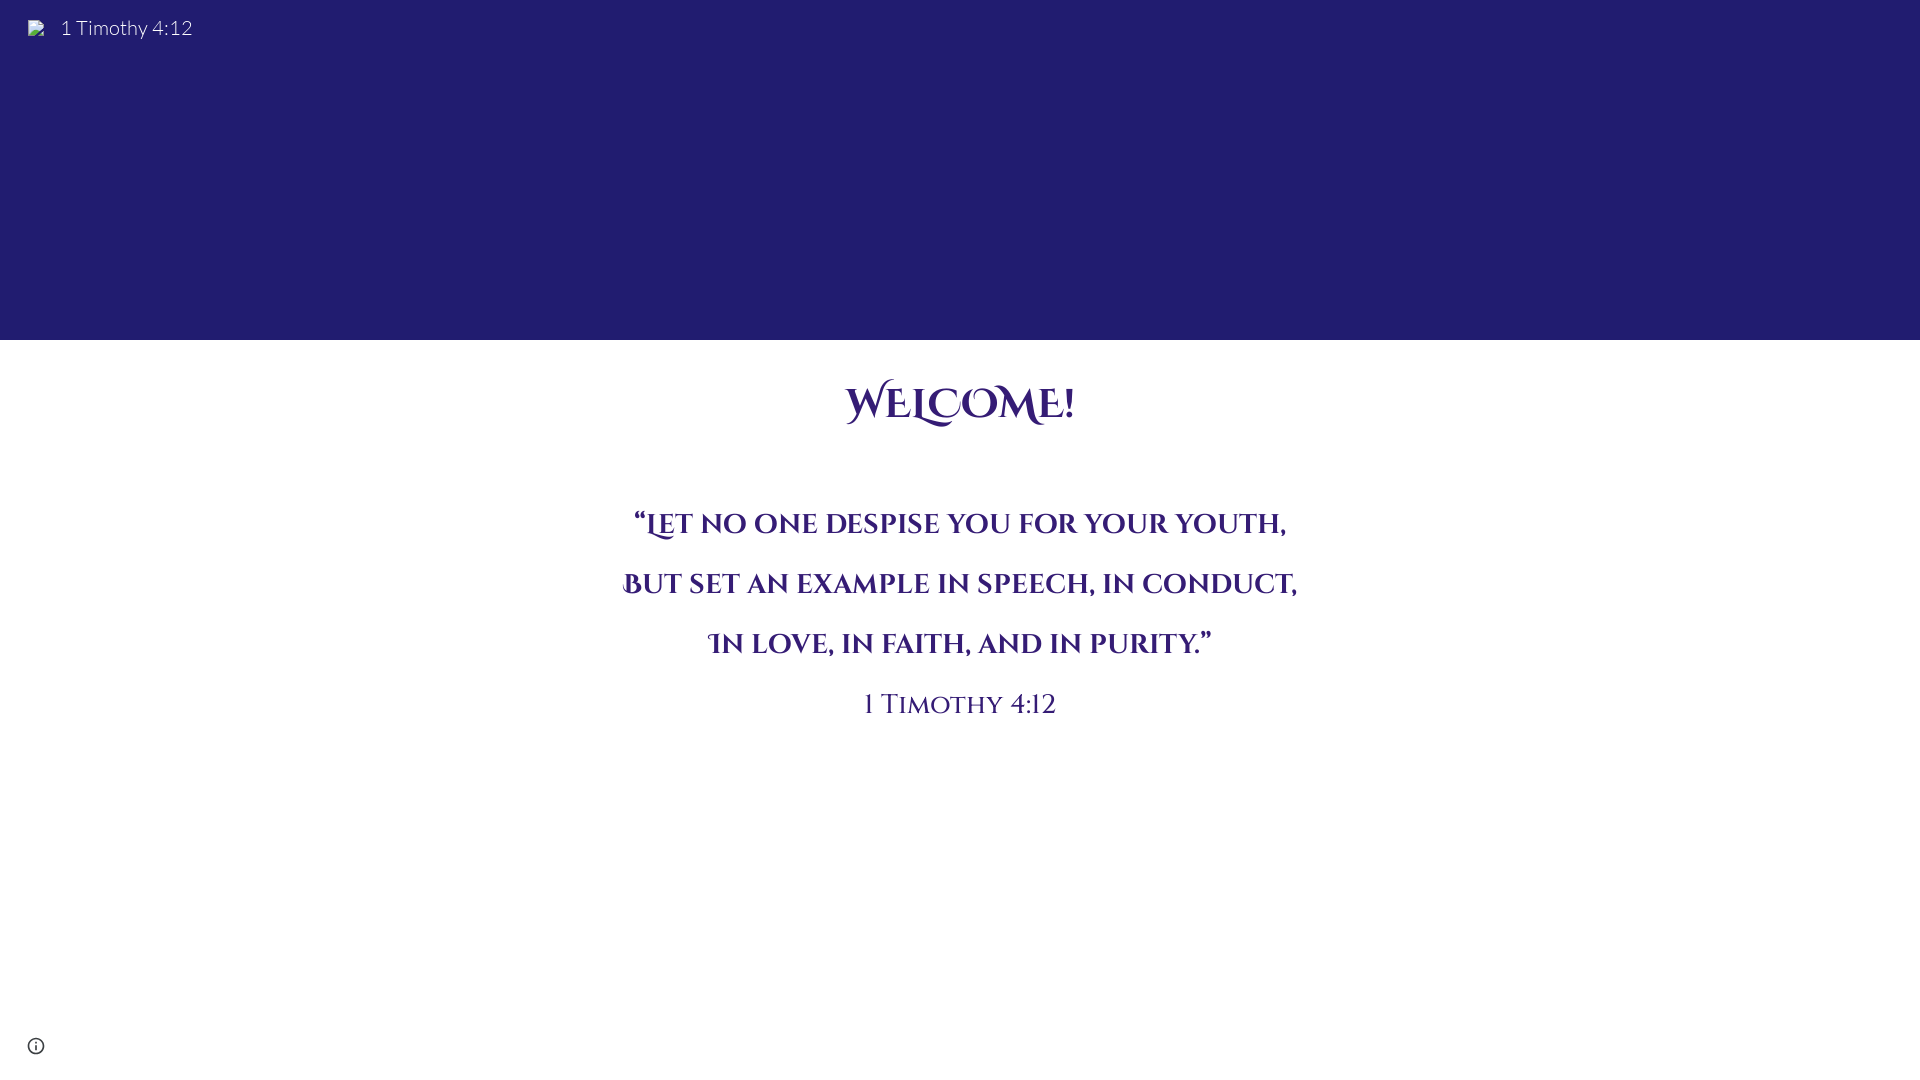  I want to click on '1 Timothy 4:12', so click(15, 25).